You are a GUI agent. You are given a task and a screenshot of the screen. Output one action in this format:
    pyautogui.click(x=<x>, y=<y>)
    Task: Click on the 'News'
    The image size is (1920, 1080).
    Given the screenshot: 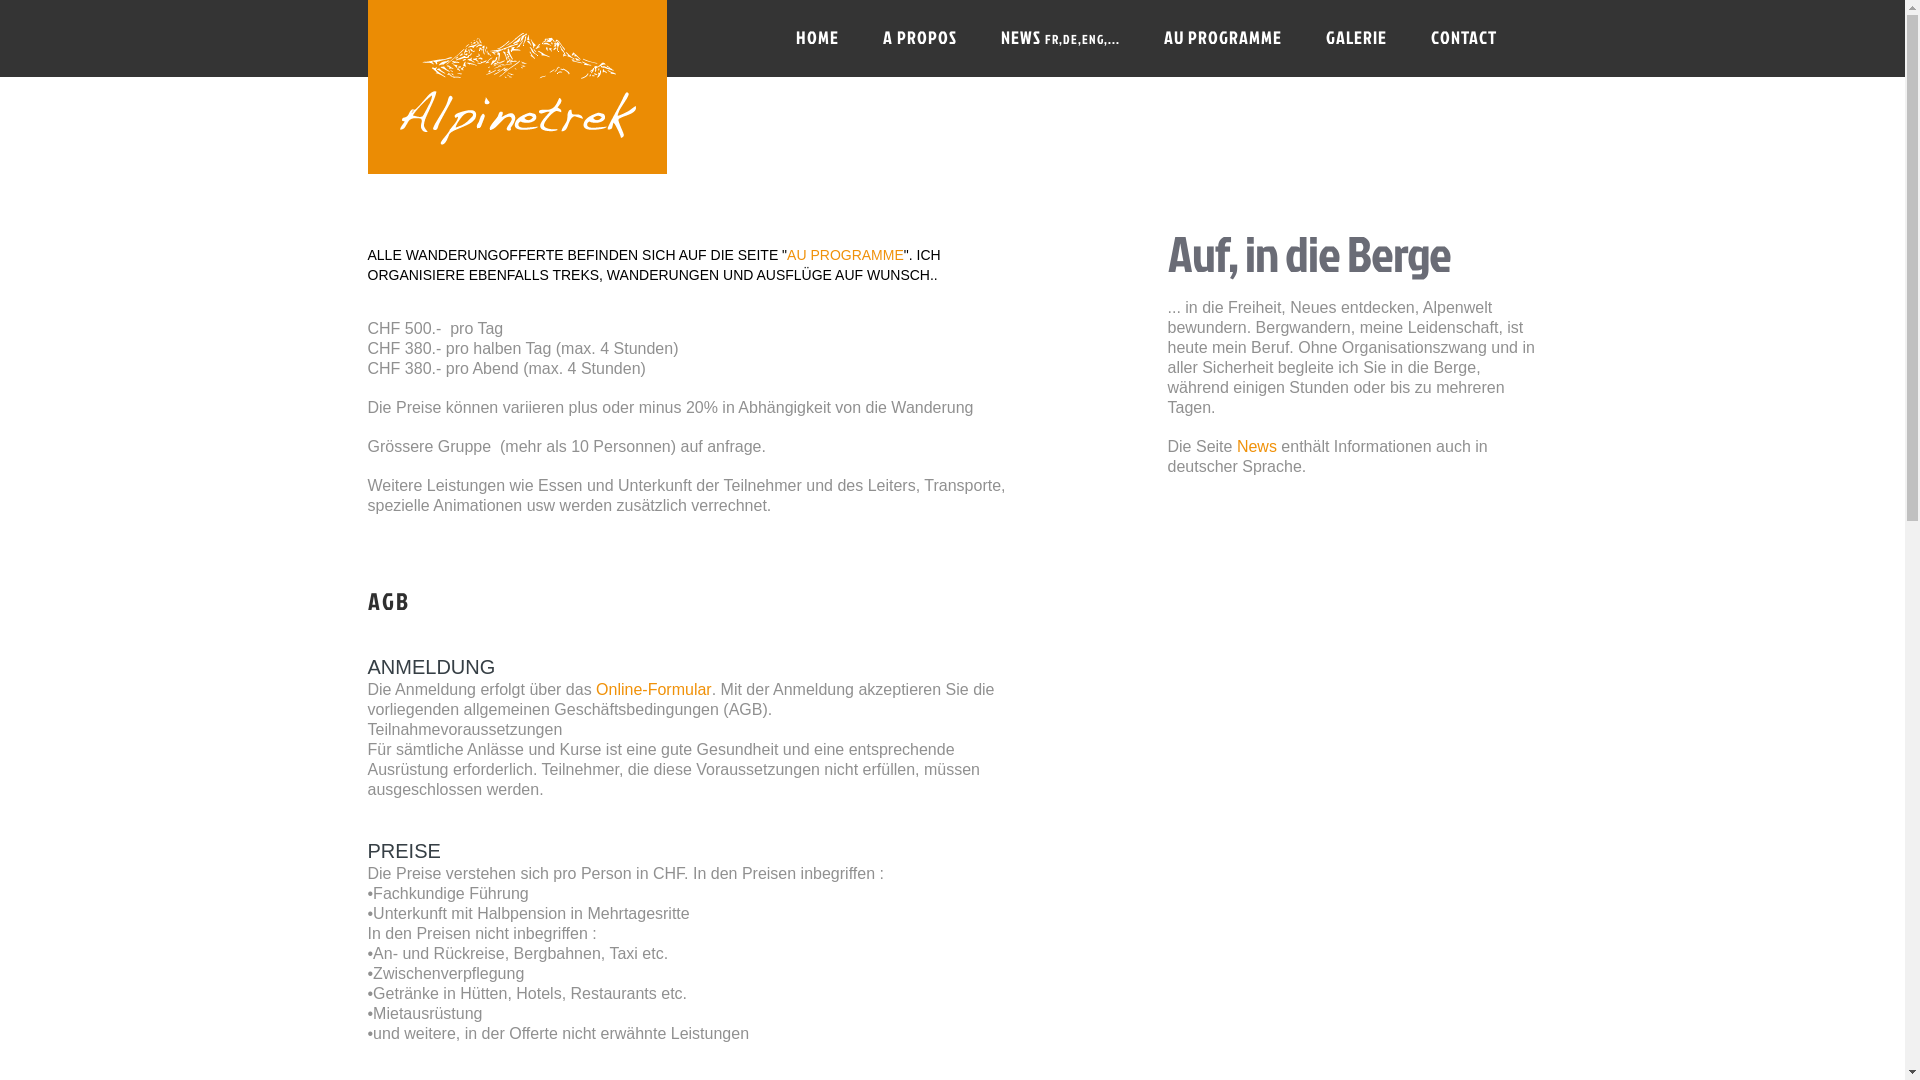 What is the action you would take?
    pyautogui.click(x=1256, y=445)
    